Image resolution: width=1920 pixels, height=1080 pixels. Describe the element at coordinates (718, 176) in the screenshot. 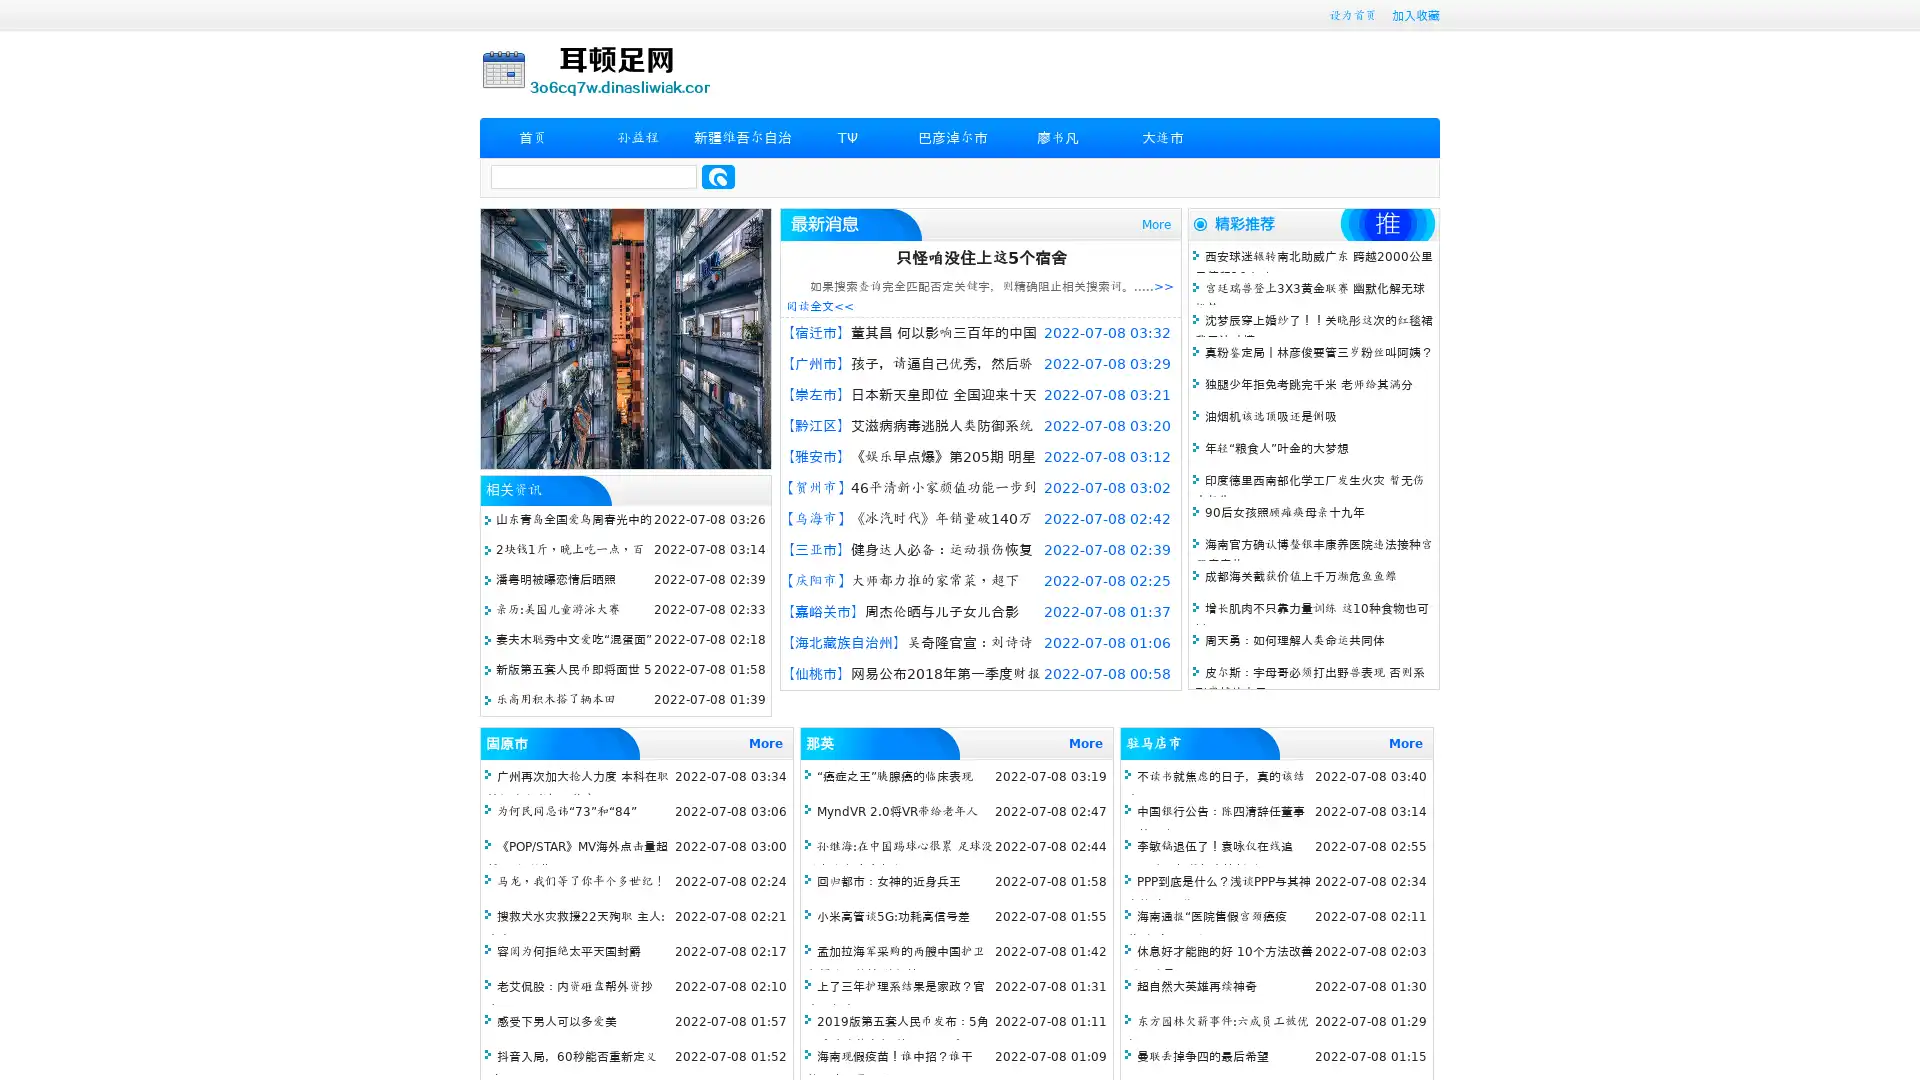

I see `Search` at that location.